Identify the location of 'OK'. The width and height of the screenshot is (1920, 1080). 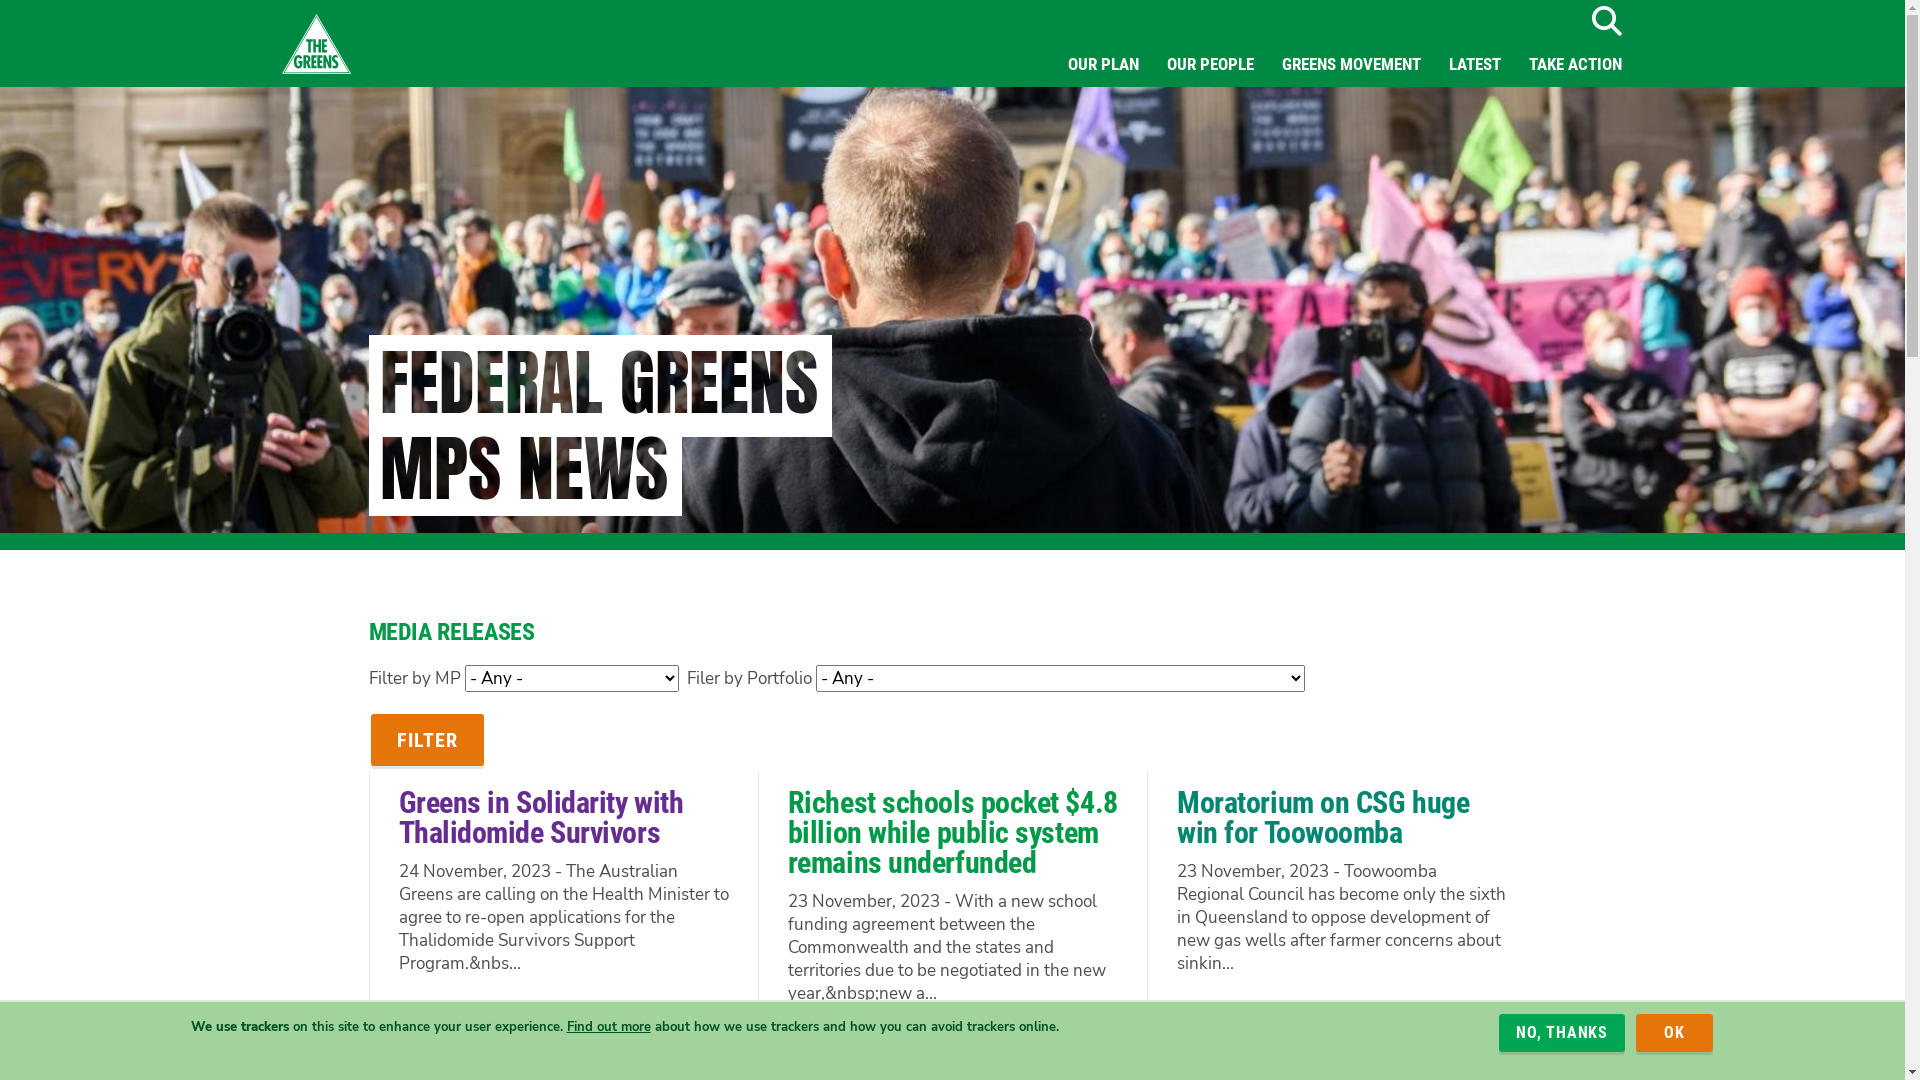
(1636, 1033).